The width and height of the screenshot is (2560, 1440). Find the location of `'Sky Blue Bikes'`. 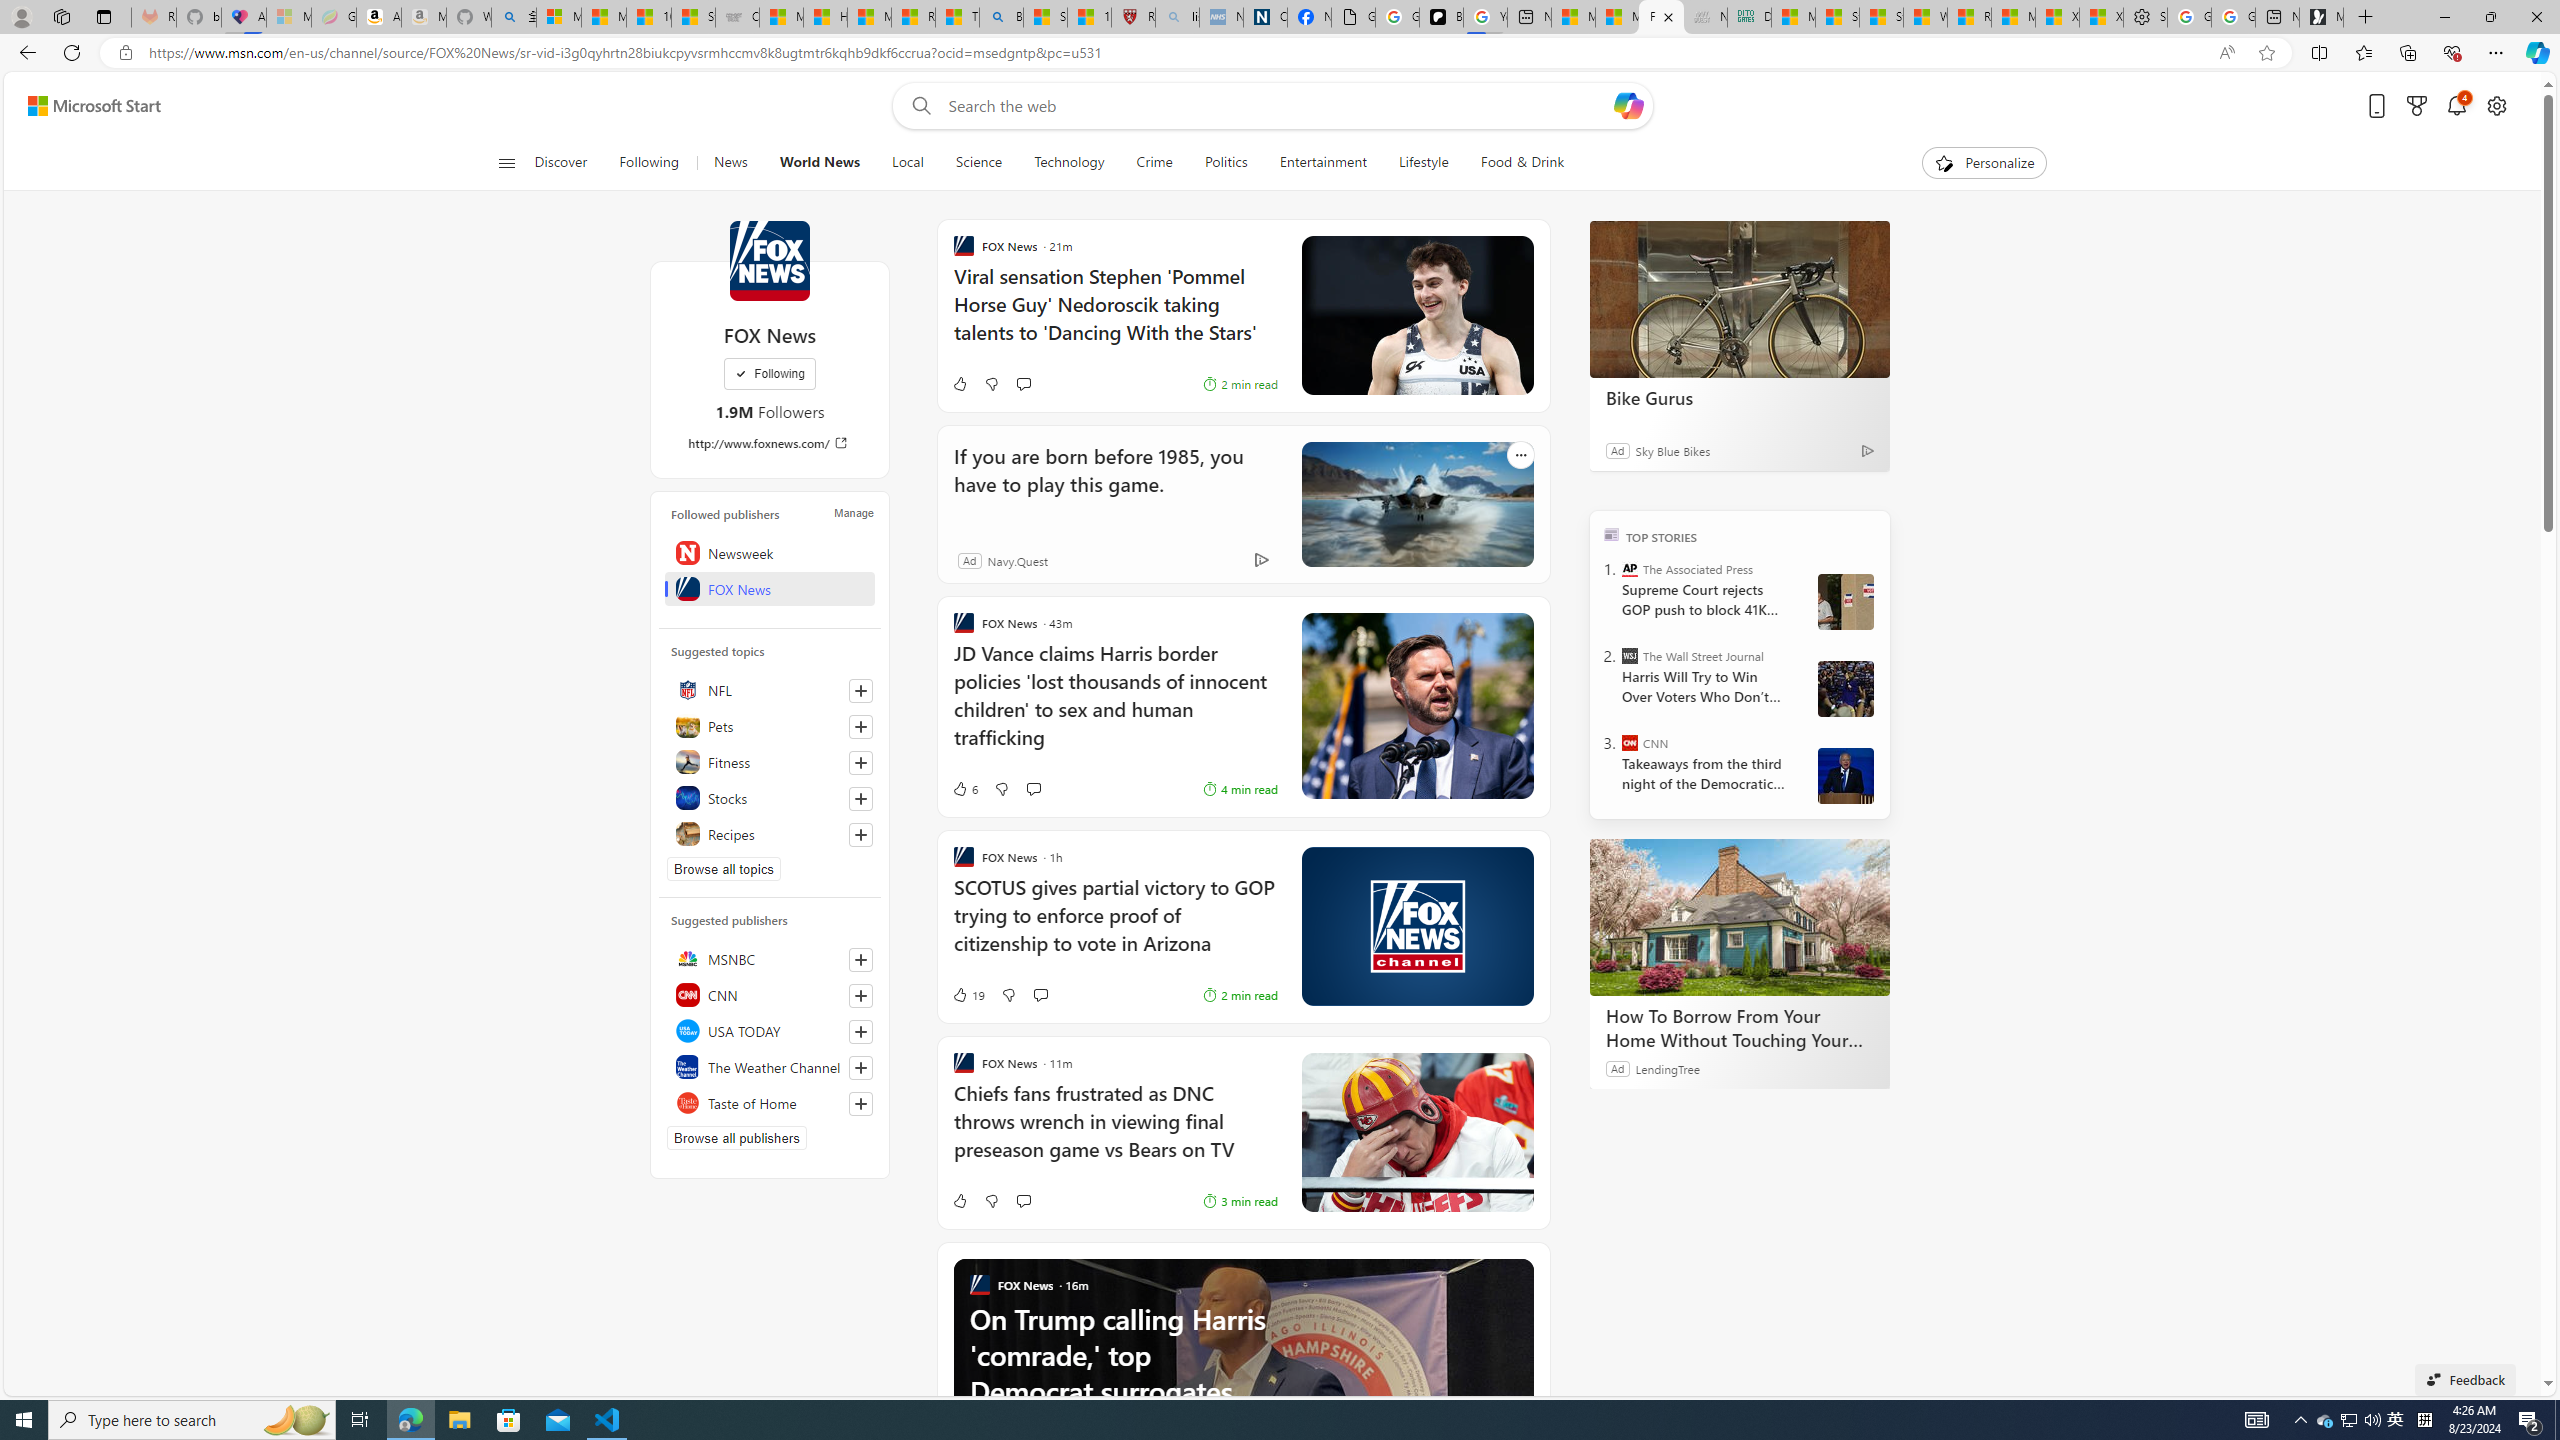

'Sky Blue Bikes' is located at coordinates (1671, 449).